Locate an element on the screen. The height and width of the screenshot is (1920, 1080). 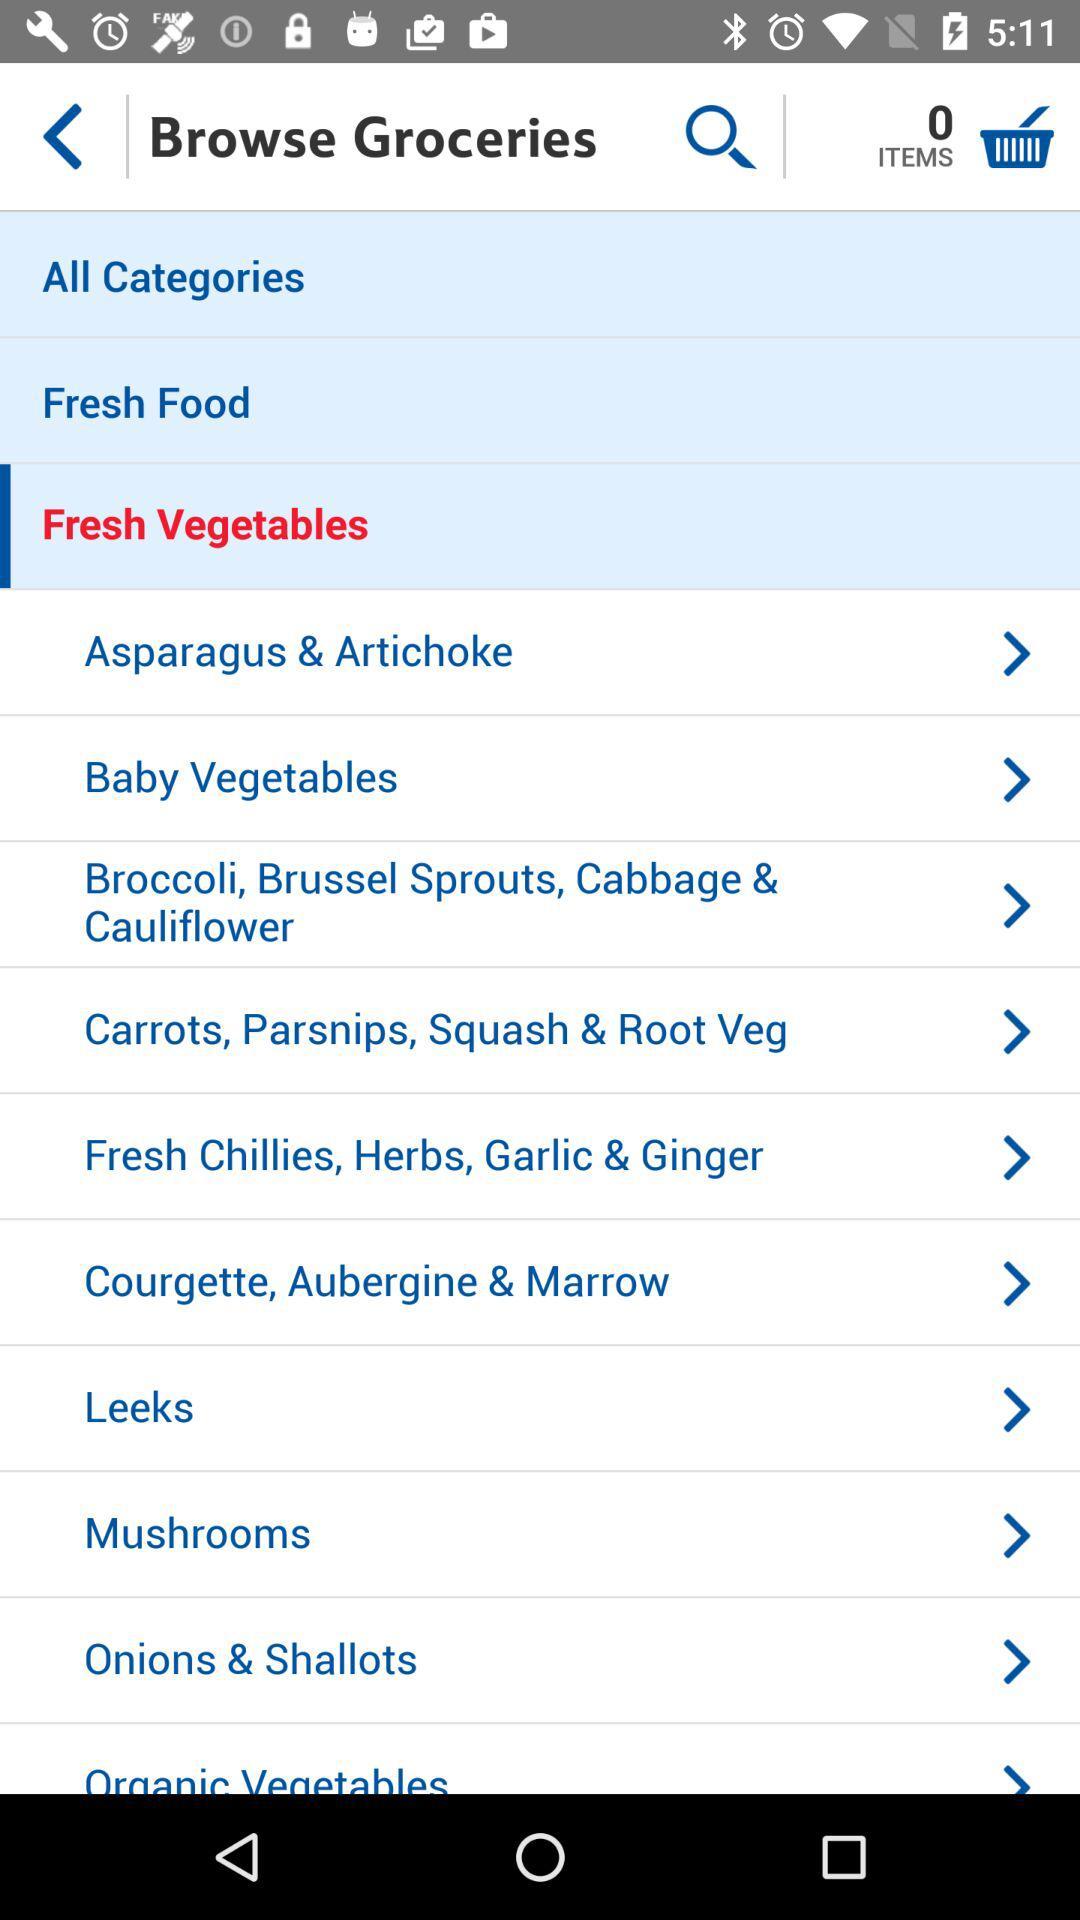
item above the leeks item is located at coordinates (540, 1283).